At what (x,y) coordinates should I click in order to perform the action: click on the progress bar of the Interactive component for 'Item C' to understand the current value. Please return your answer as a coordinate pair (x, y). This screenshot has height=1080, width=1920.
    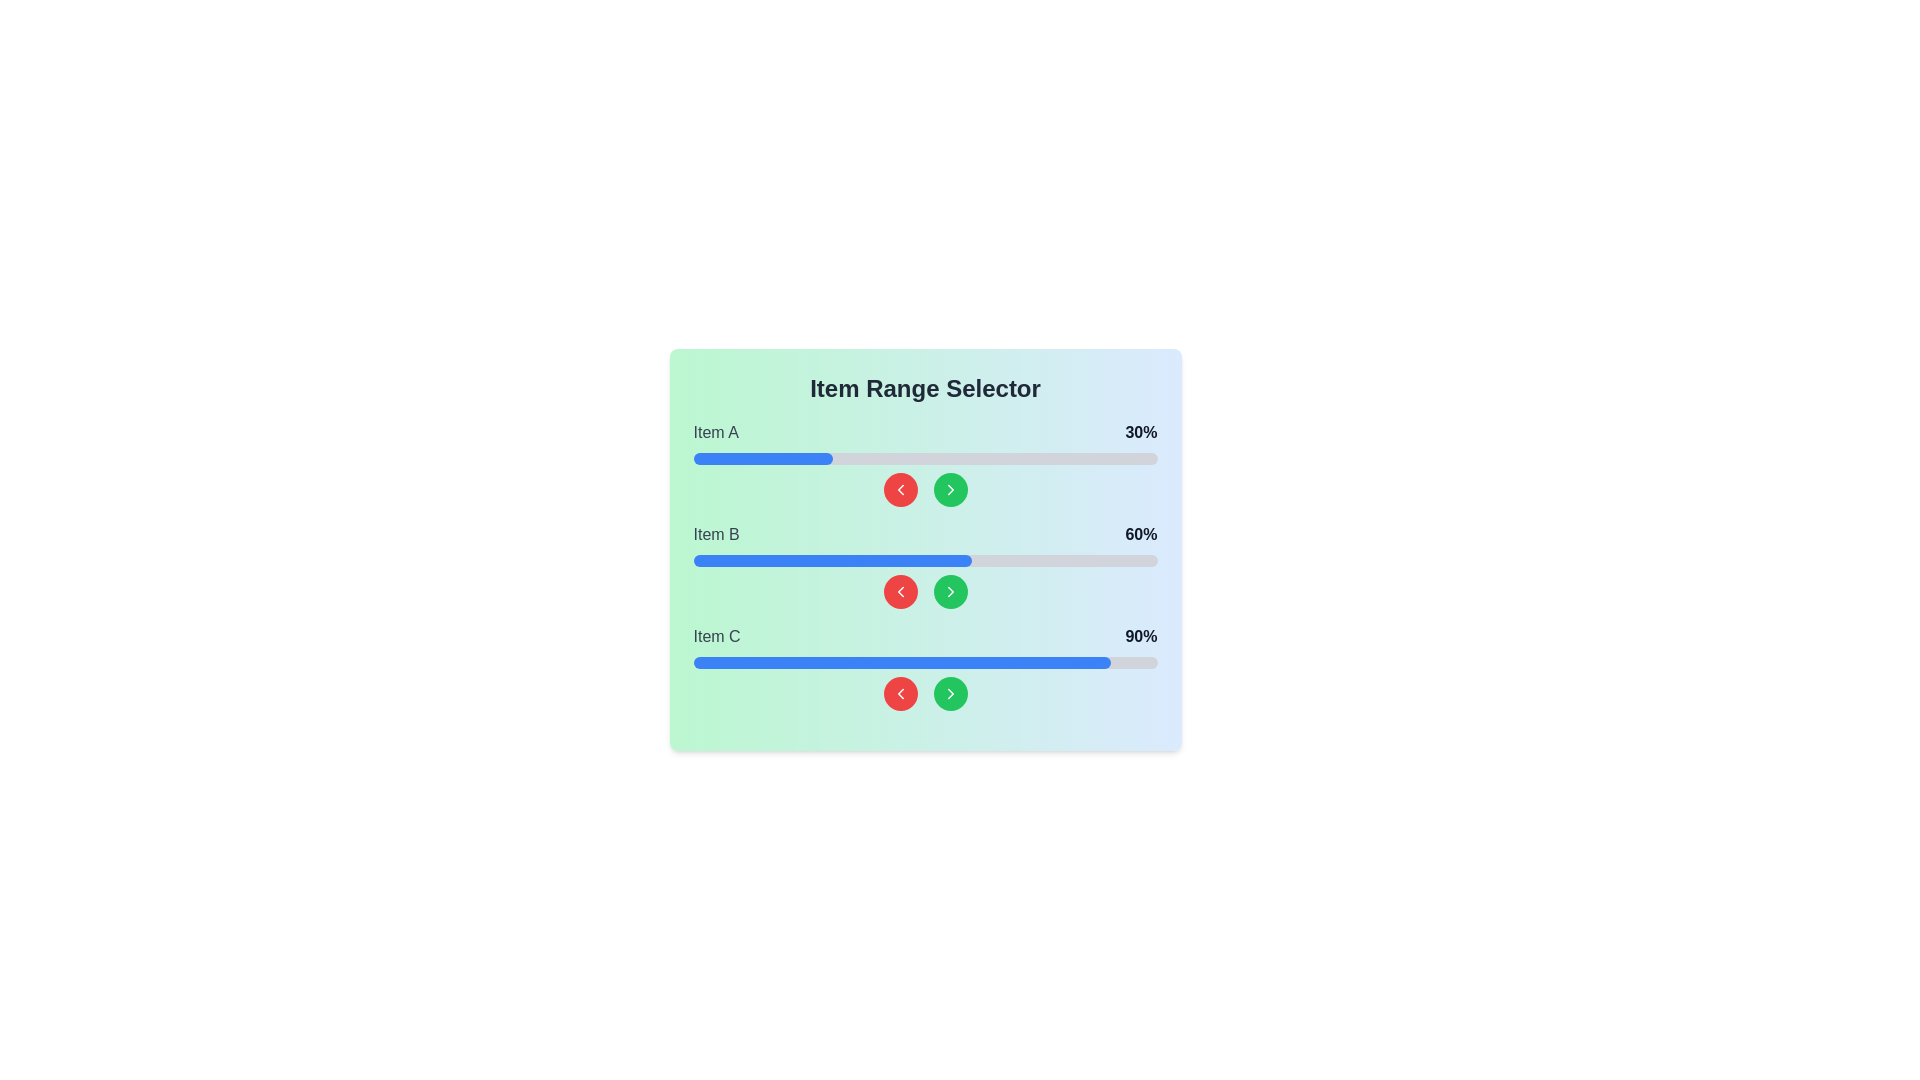
    Looking at the image, I should click on (924, 667).